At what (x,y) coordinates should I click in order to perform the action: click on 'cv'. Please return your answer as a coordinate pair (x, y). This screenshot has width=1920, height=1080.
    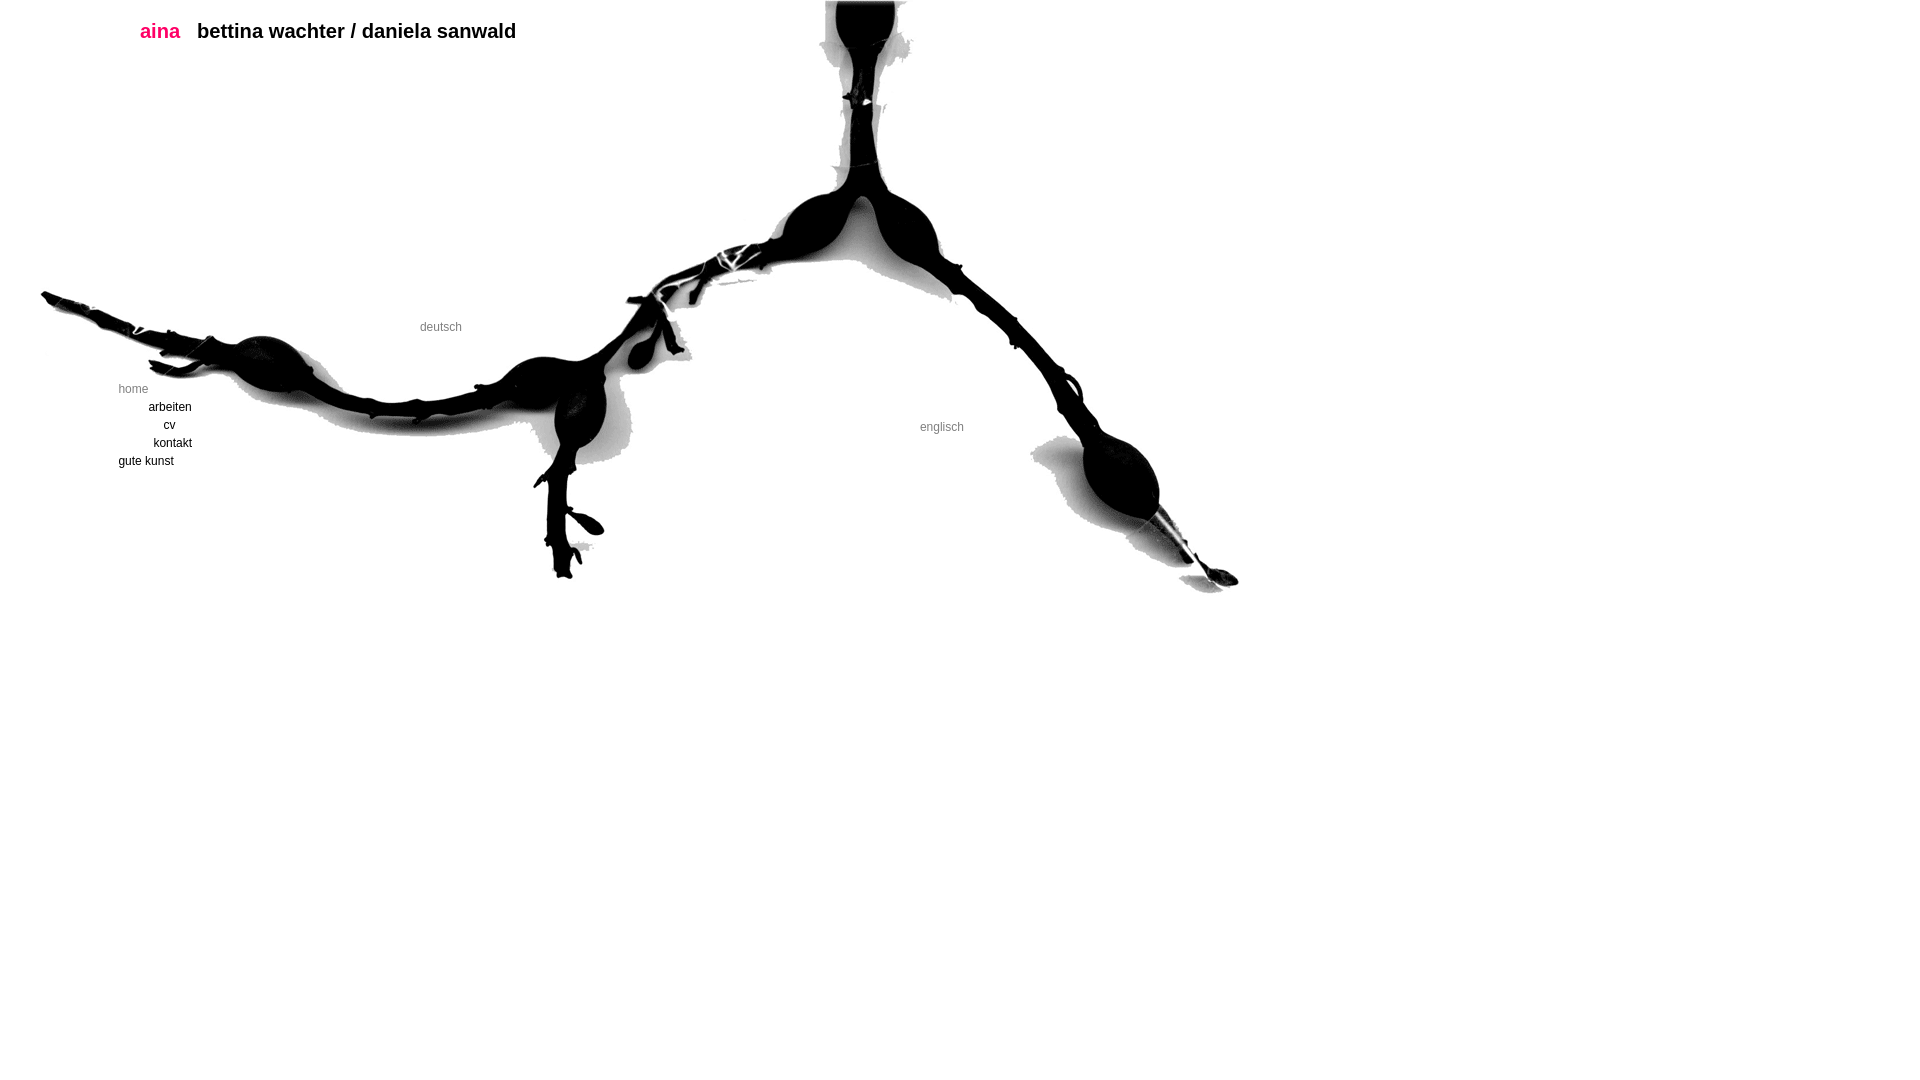
    Looking at the image, I should click on (253, 423).